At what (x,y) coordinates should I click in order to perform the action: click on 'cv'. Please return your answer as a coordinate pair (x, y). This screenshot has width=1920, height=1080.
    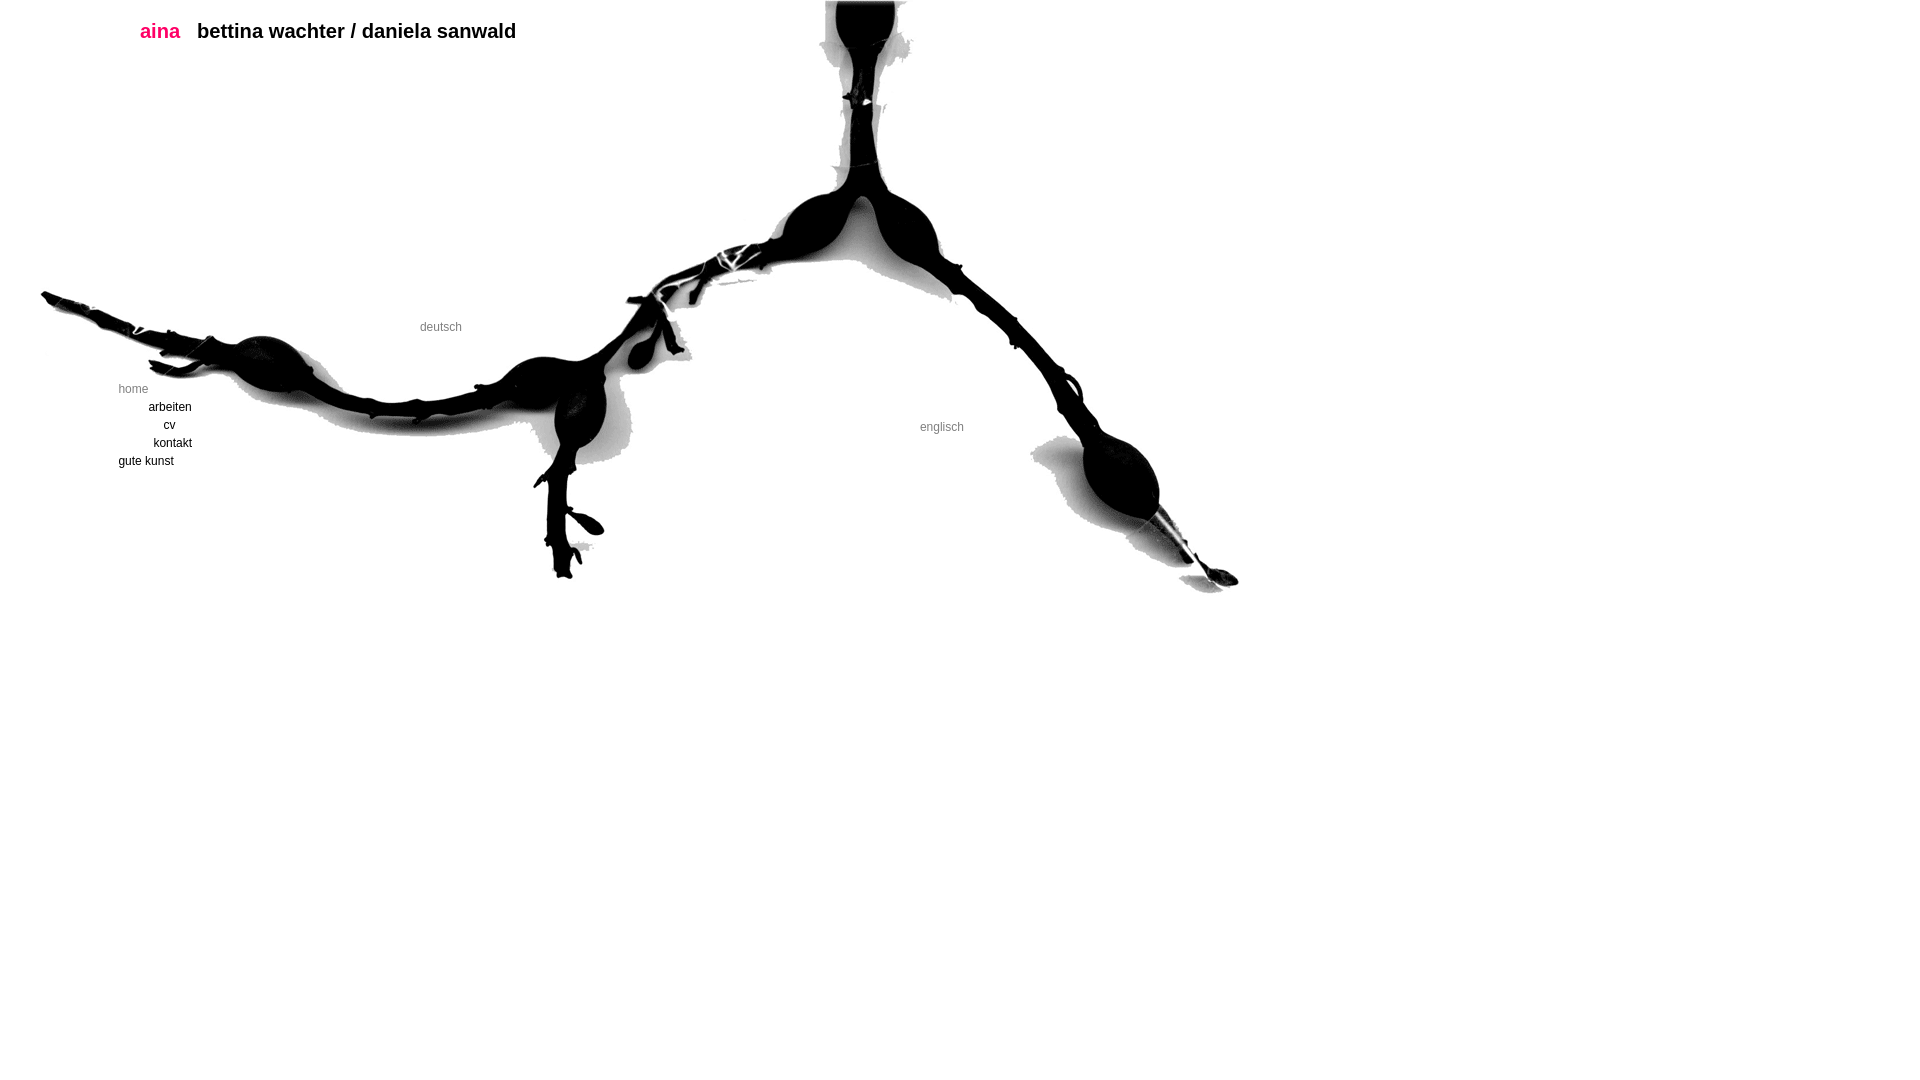
    Looking at the image, I should click on (253, 423).